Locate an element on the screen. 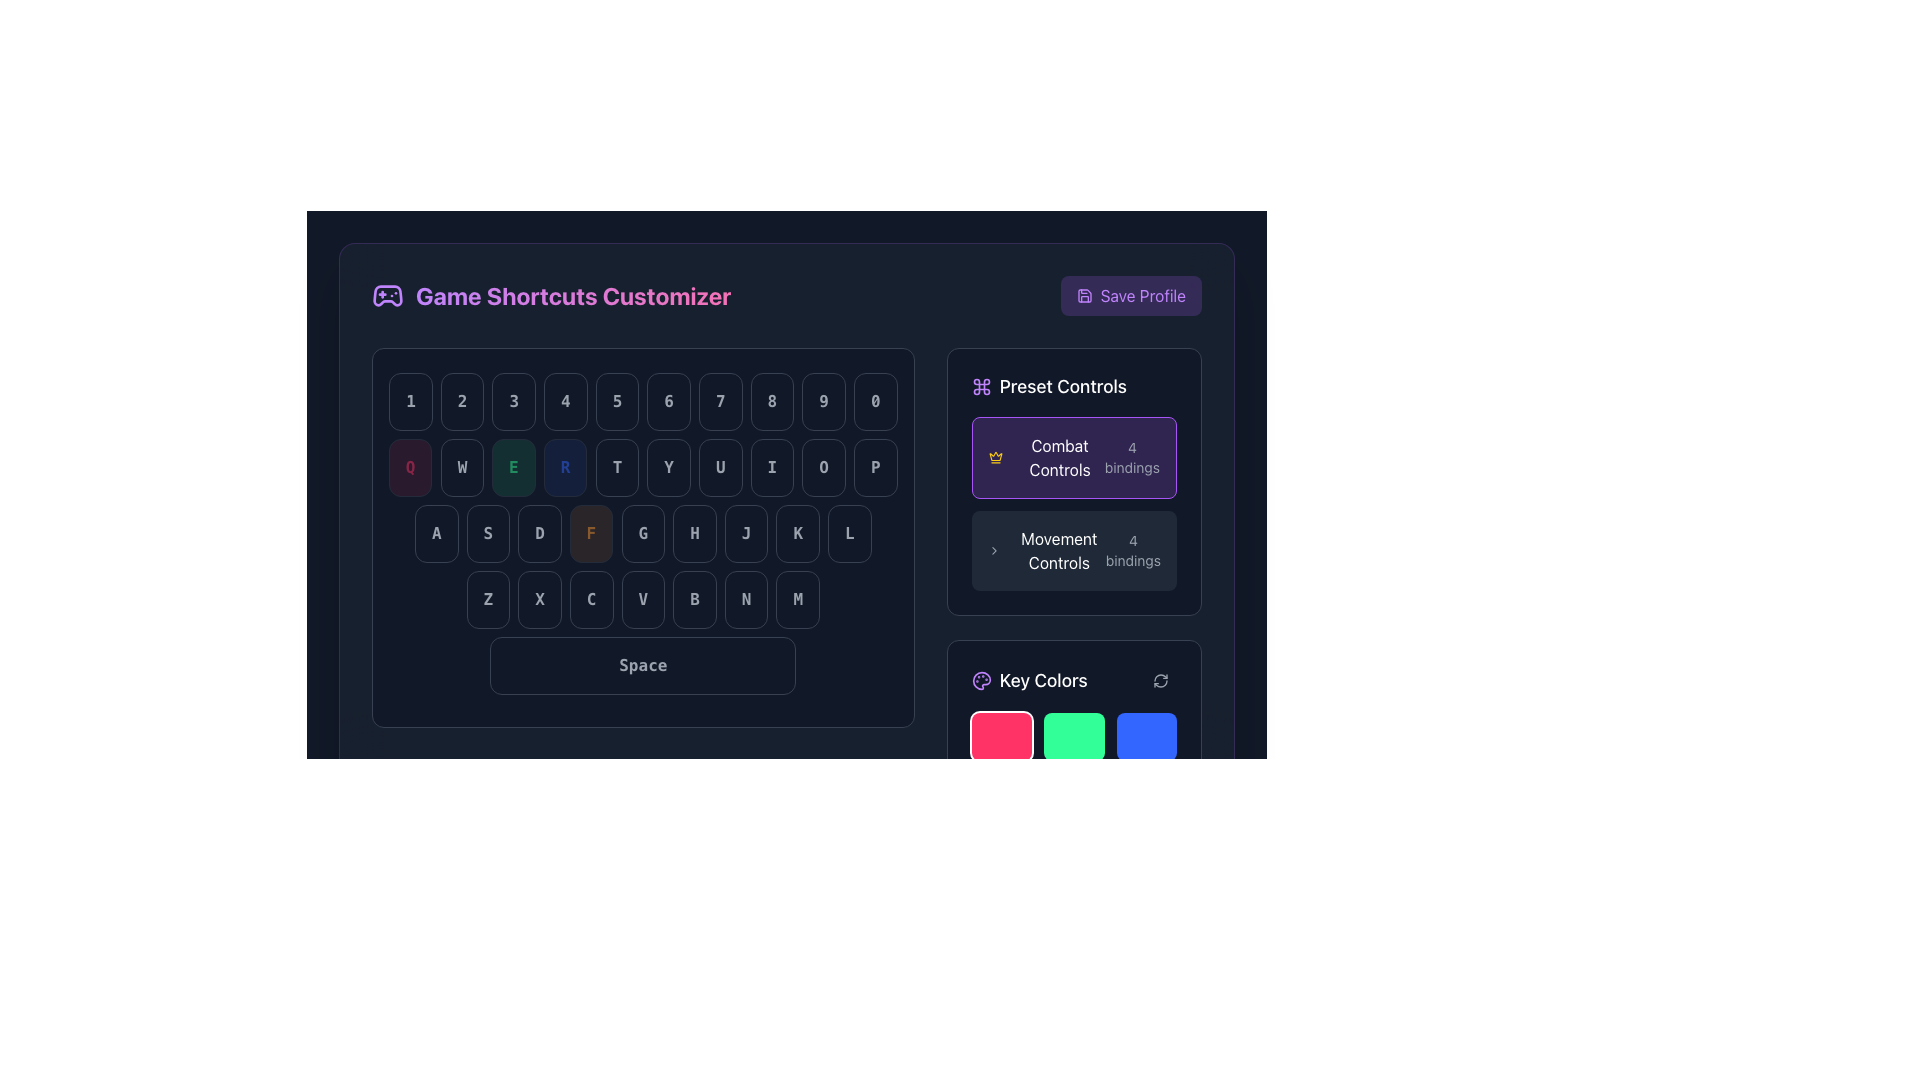 The image size is (1920, 1080). the 'C' key button on the virtual keyboard, which is the third button from the left in the bottom-most row of the alphabetic array, located between 'X' and 'V' is located at coordinates (590, 599).